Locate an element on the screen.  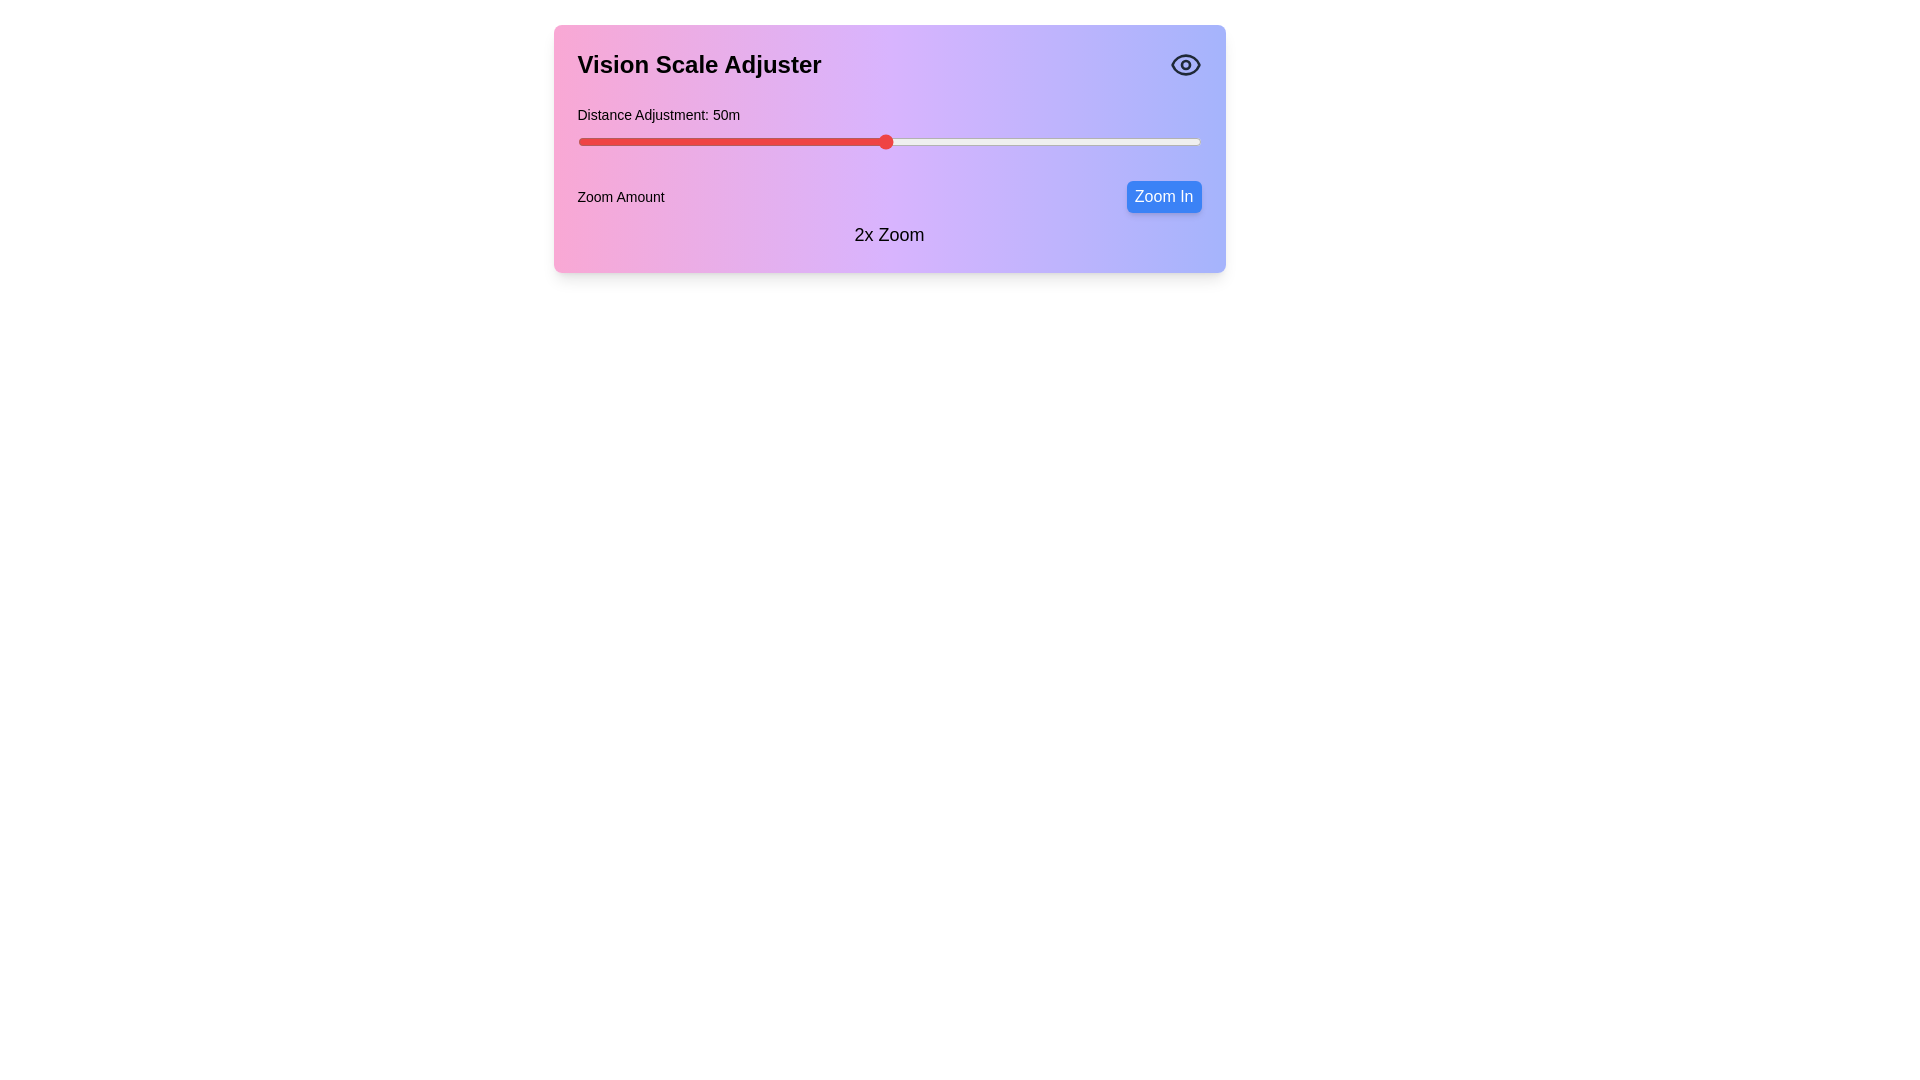
the distance adjustment is located at coordinates (948, 141).